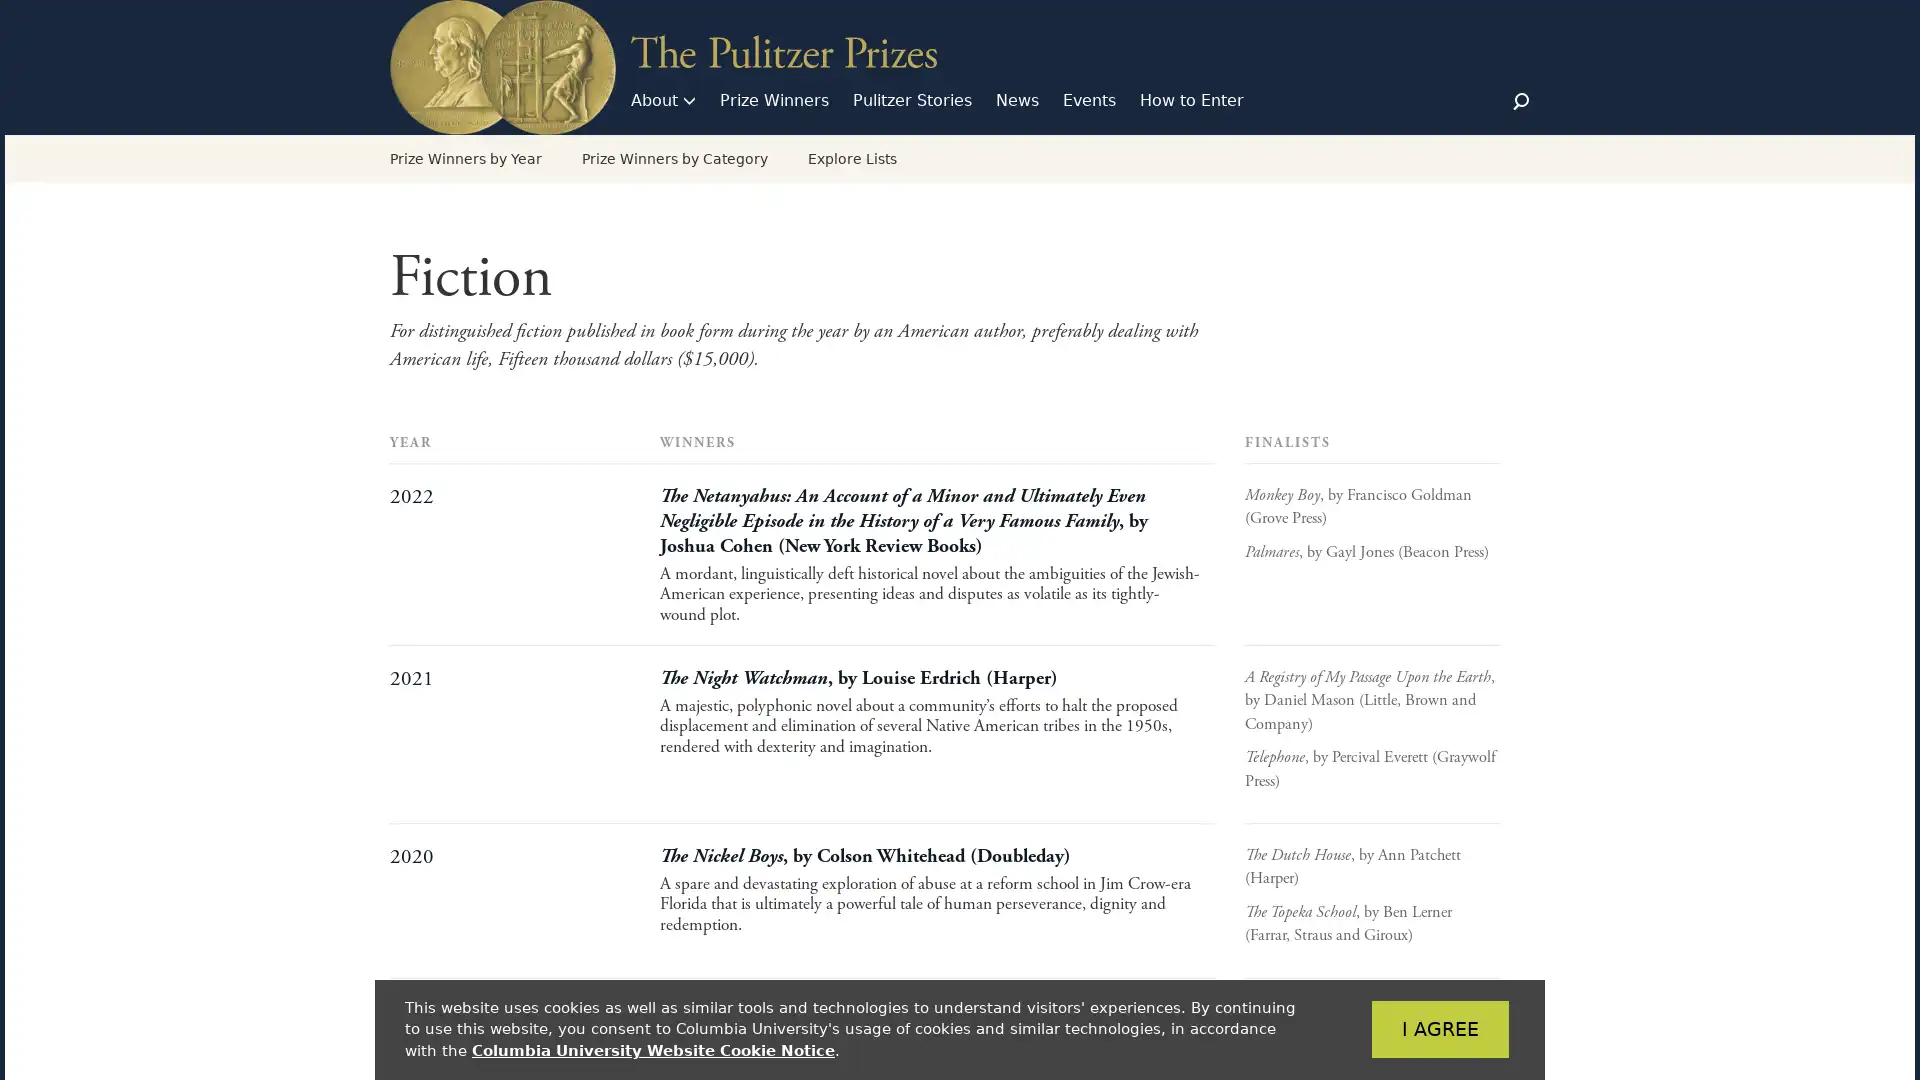  What do you see at coordinates (1409, 1029) in the screenshot?
I see `Close Cookie Notice I AGREE` at bounding box center [1409, 1029].